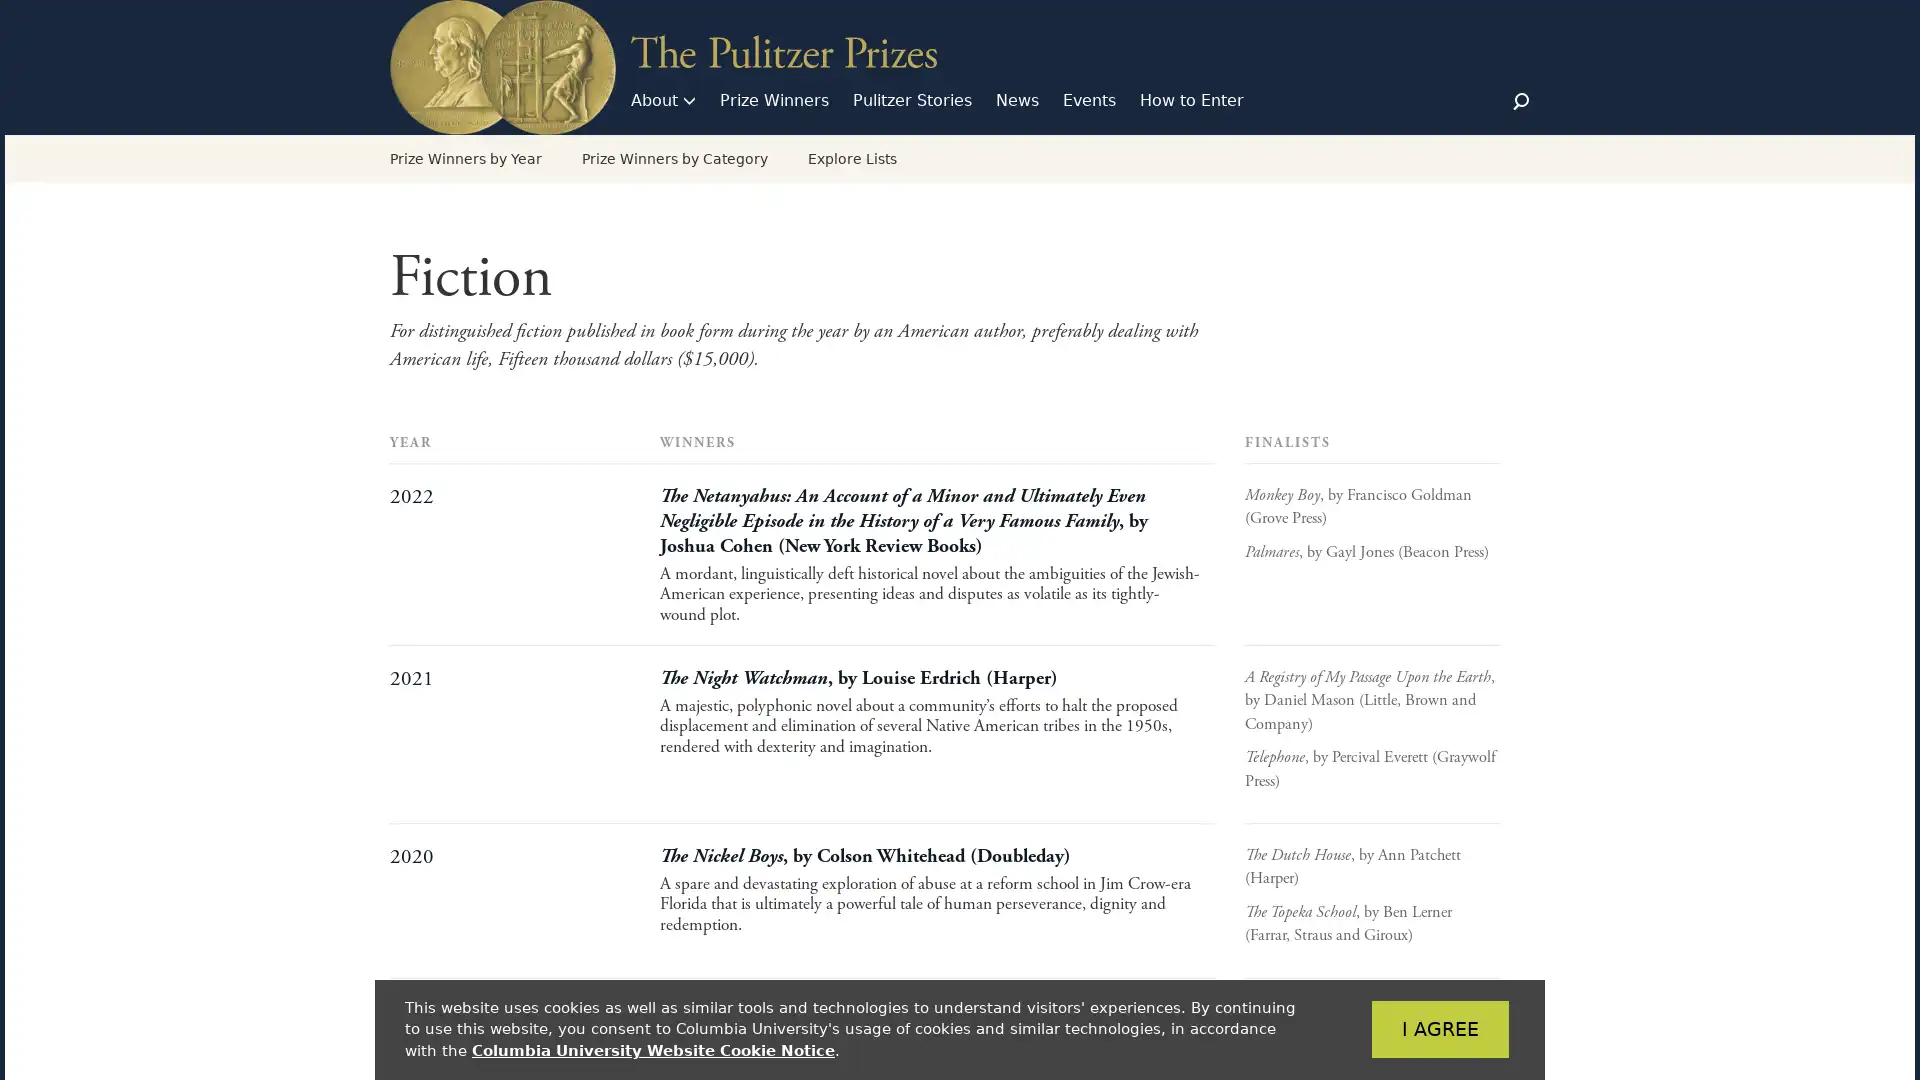  What do you see at coordinates (1409, 1029) in the screenshot?
I see `Close Cookie Notice I AGREE` at bounding box center [1409, 1029].